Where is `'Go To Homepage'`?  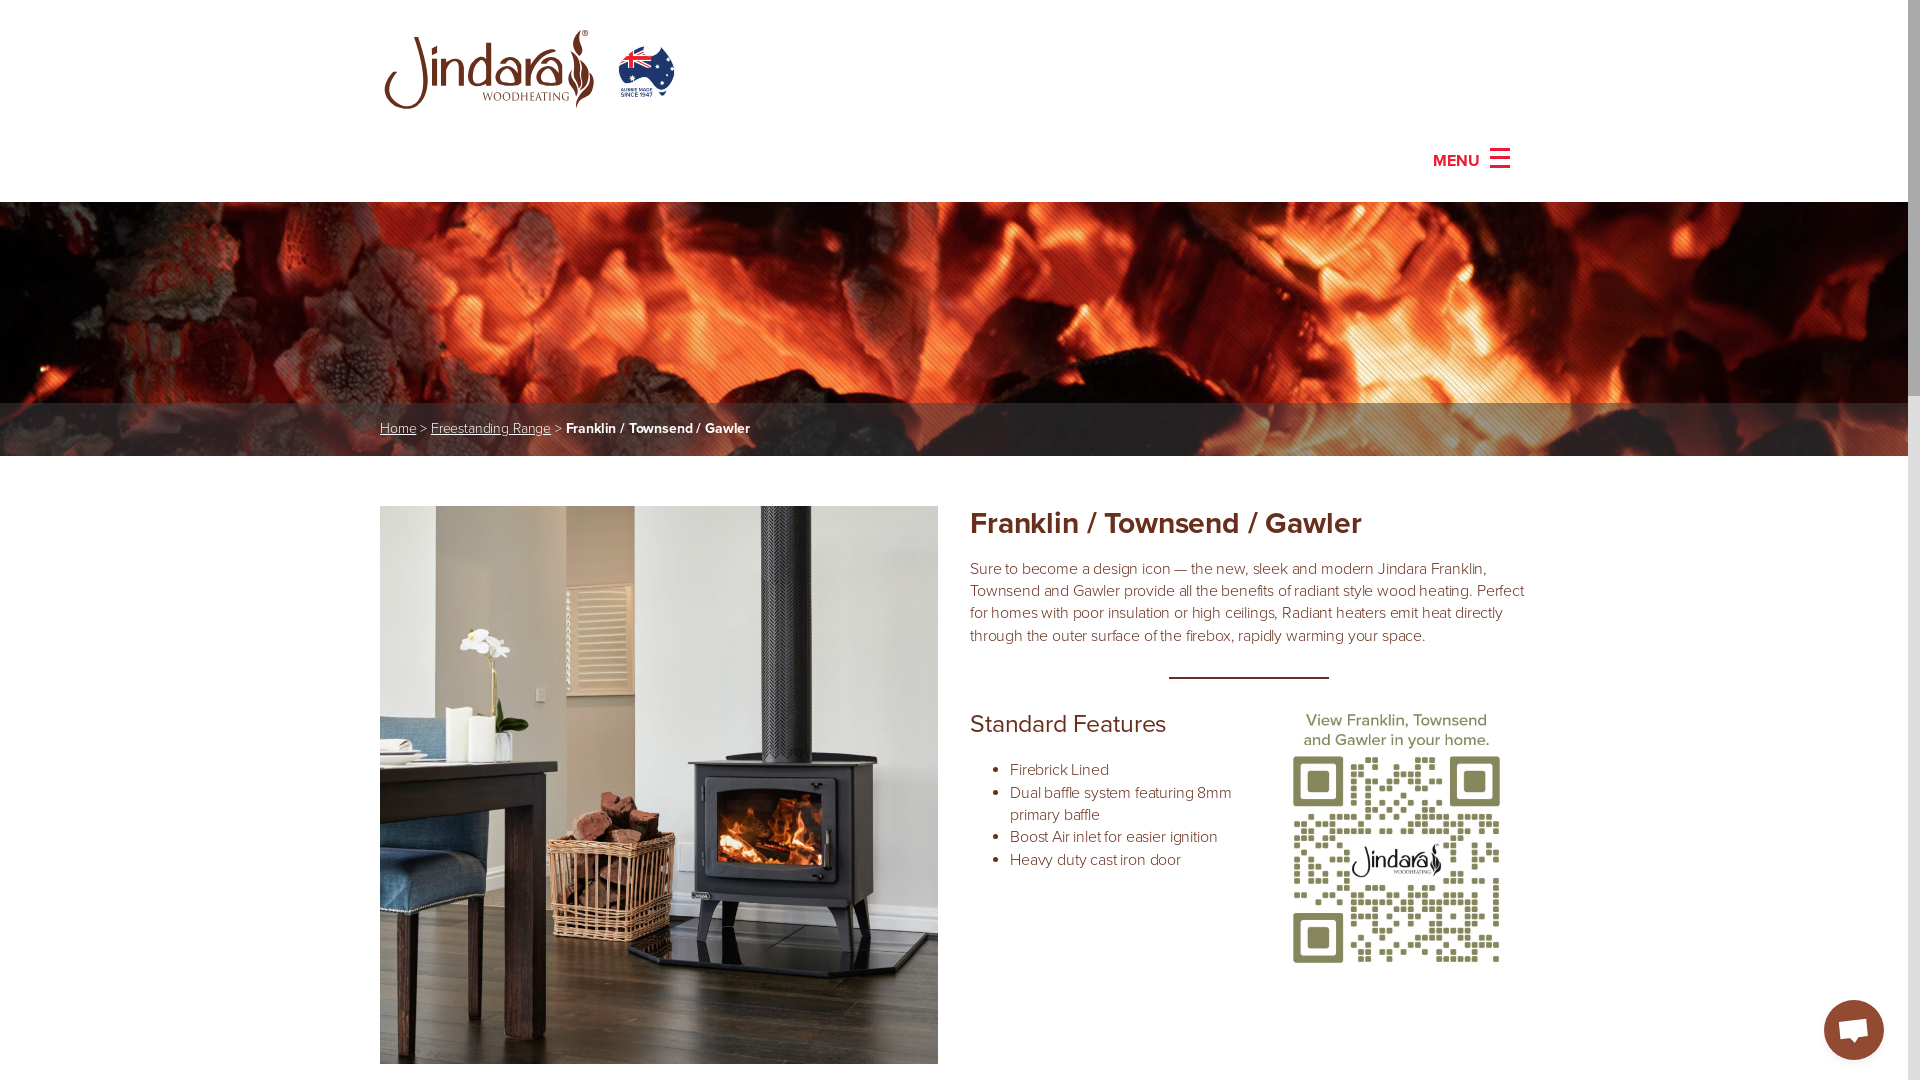 'Go To Homepage' is located at coordinates (529, 72).